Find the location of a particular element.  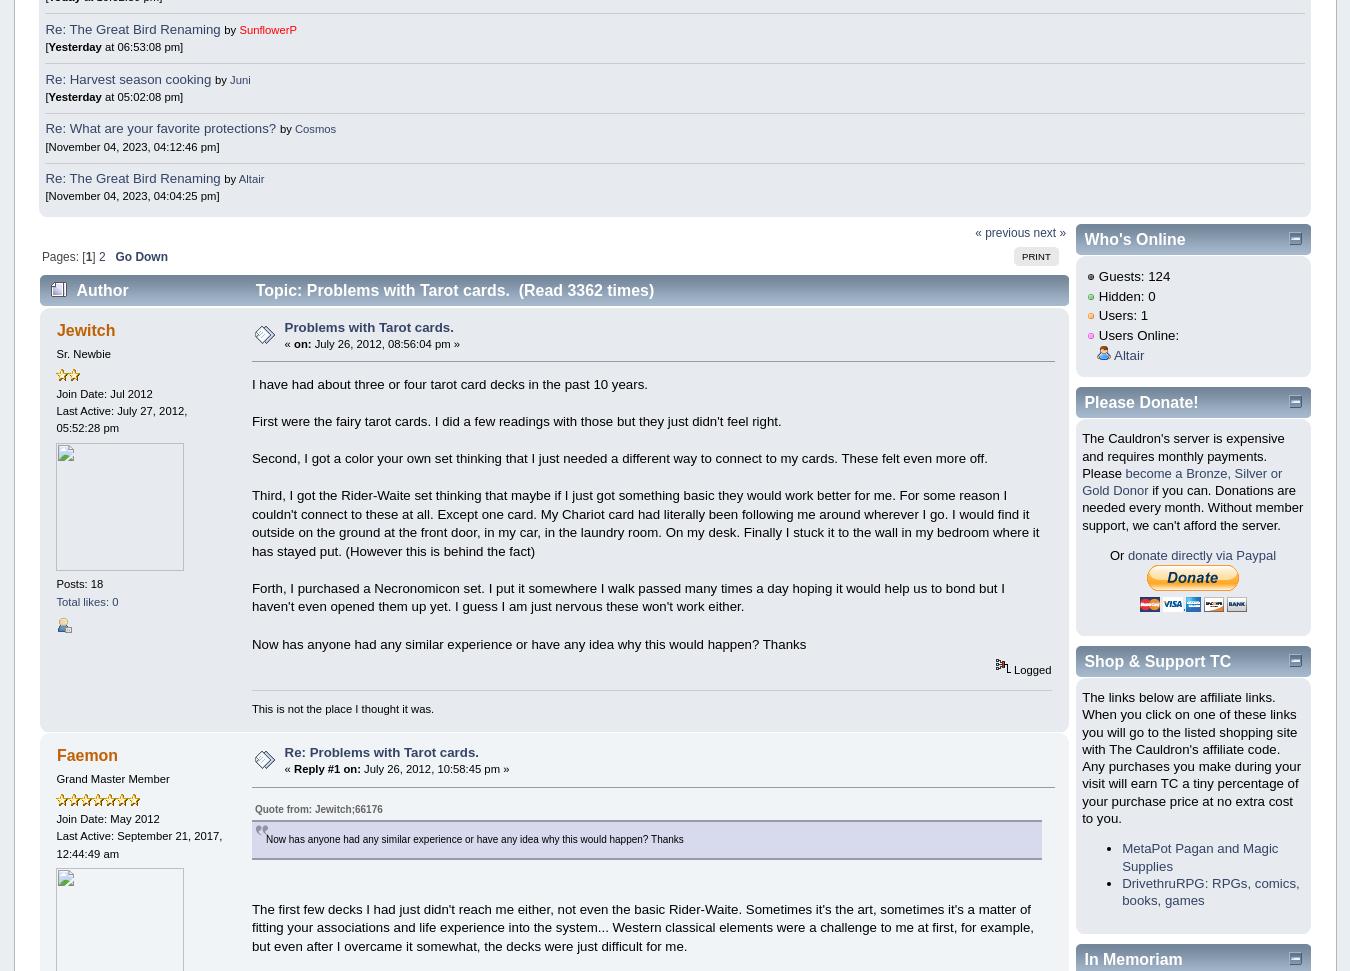

'Who's Online' is located at coordinates (1133, 238).